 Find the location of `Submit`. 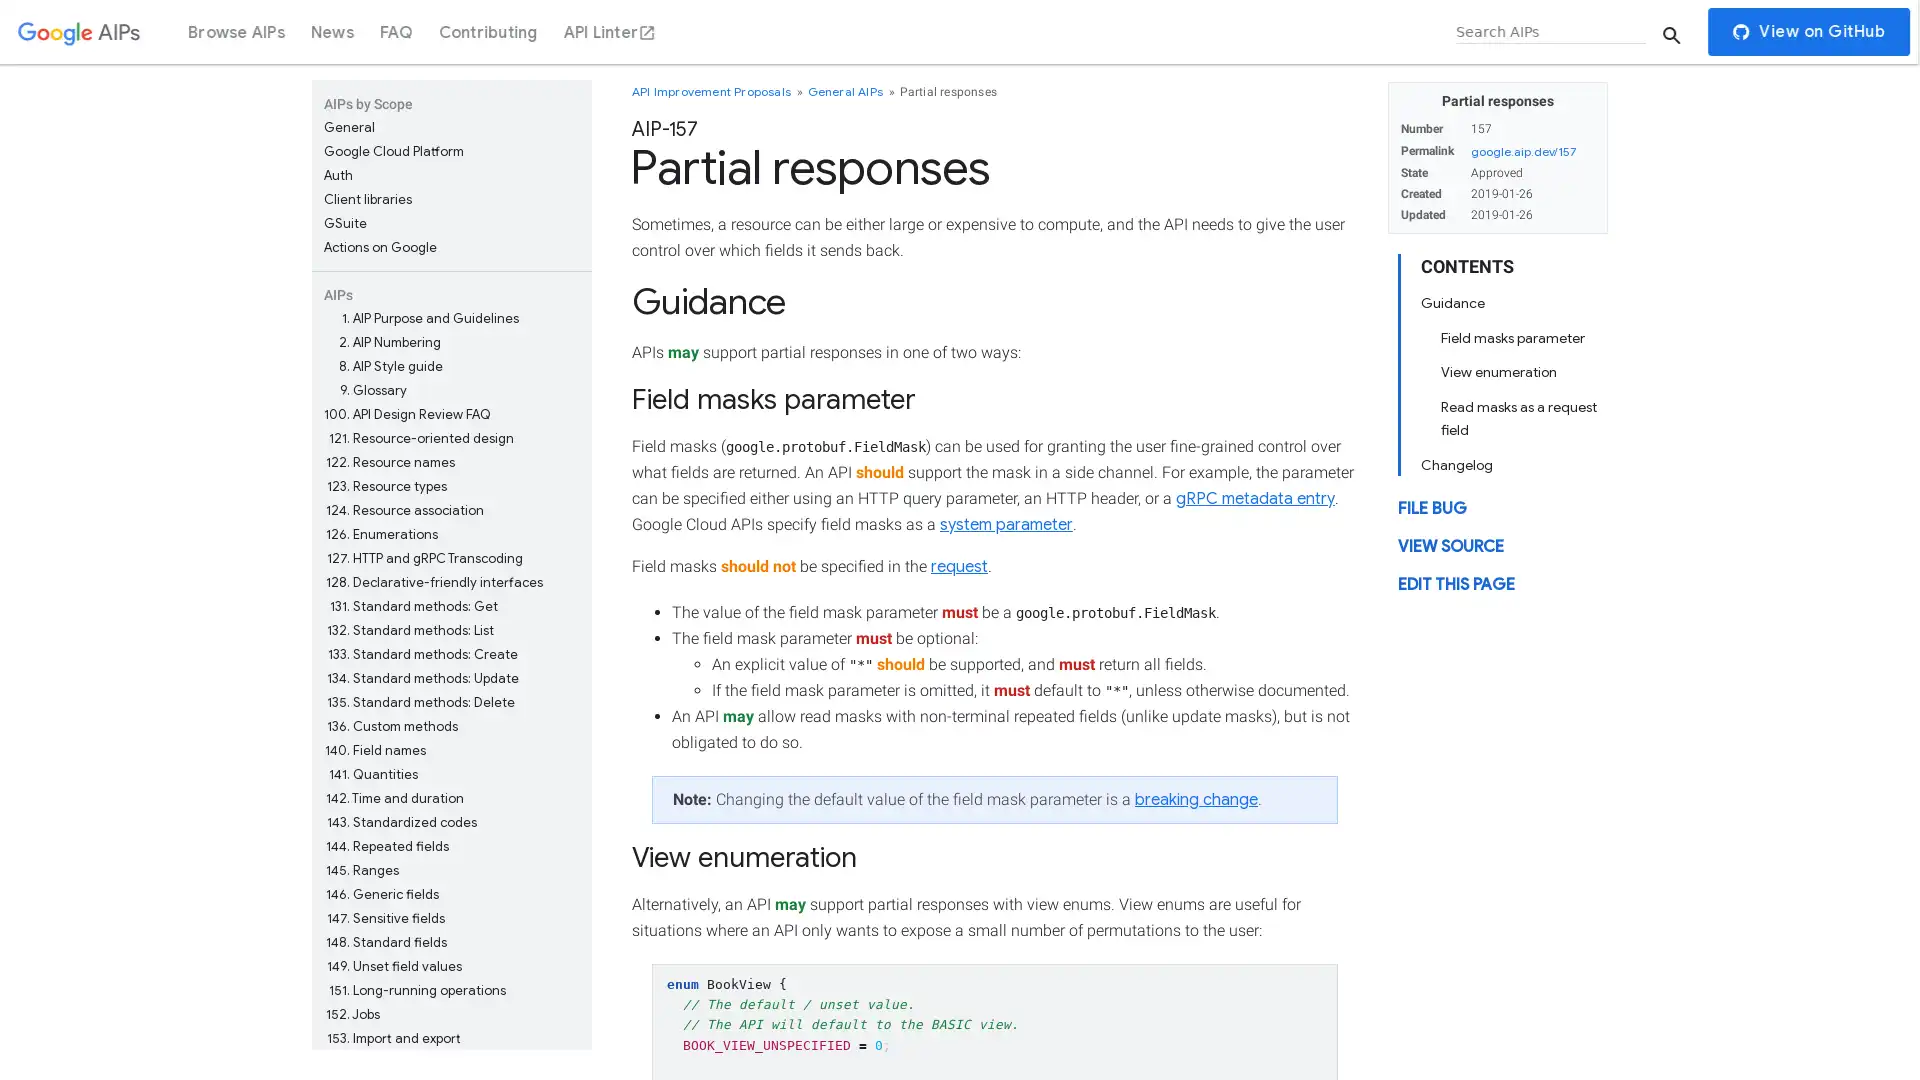

Submit is located at coordinates (1674, 35).